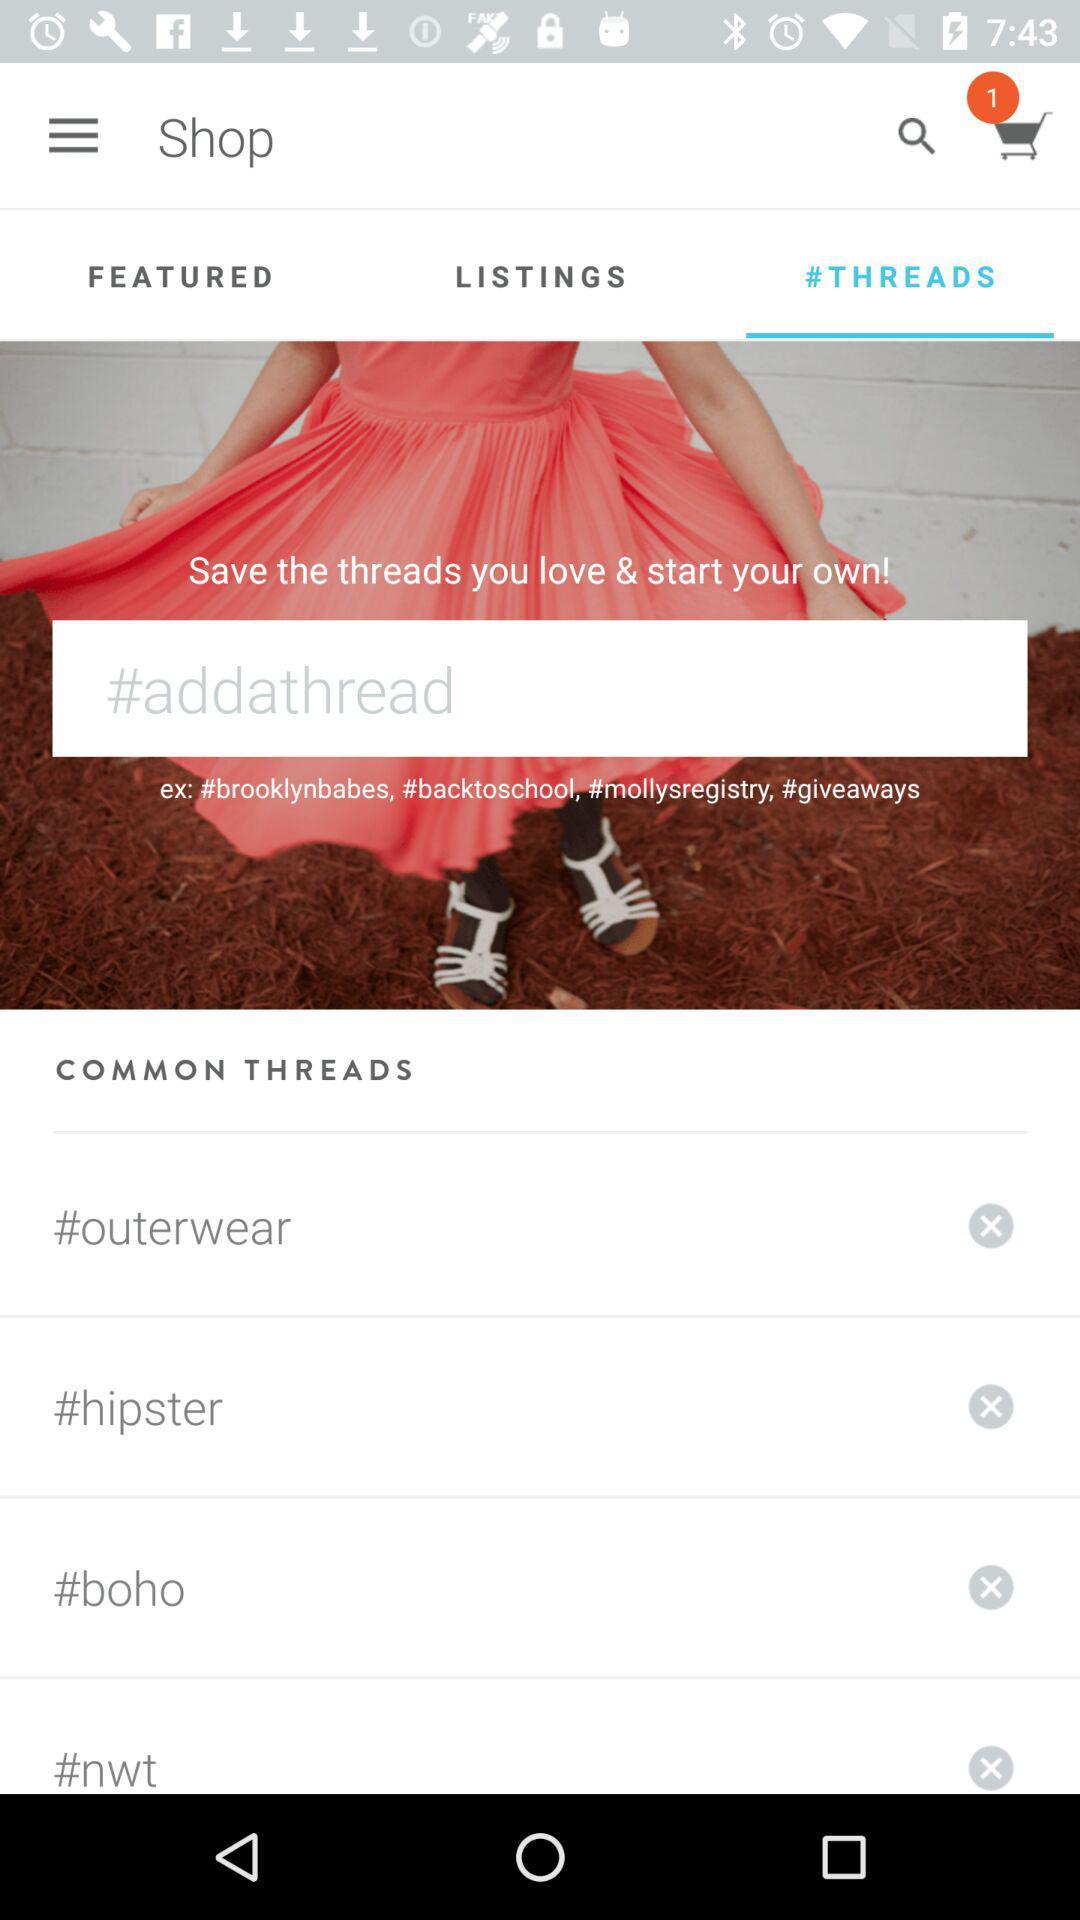 This screenshot has width=1080, height=1920. I want to click on delete selected item, so click(991, 1735).